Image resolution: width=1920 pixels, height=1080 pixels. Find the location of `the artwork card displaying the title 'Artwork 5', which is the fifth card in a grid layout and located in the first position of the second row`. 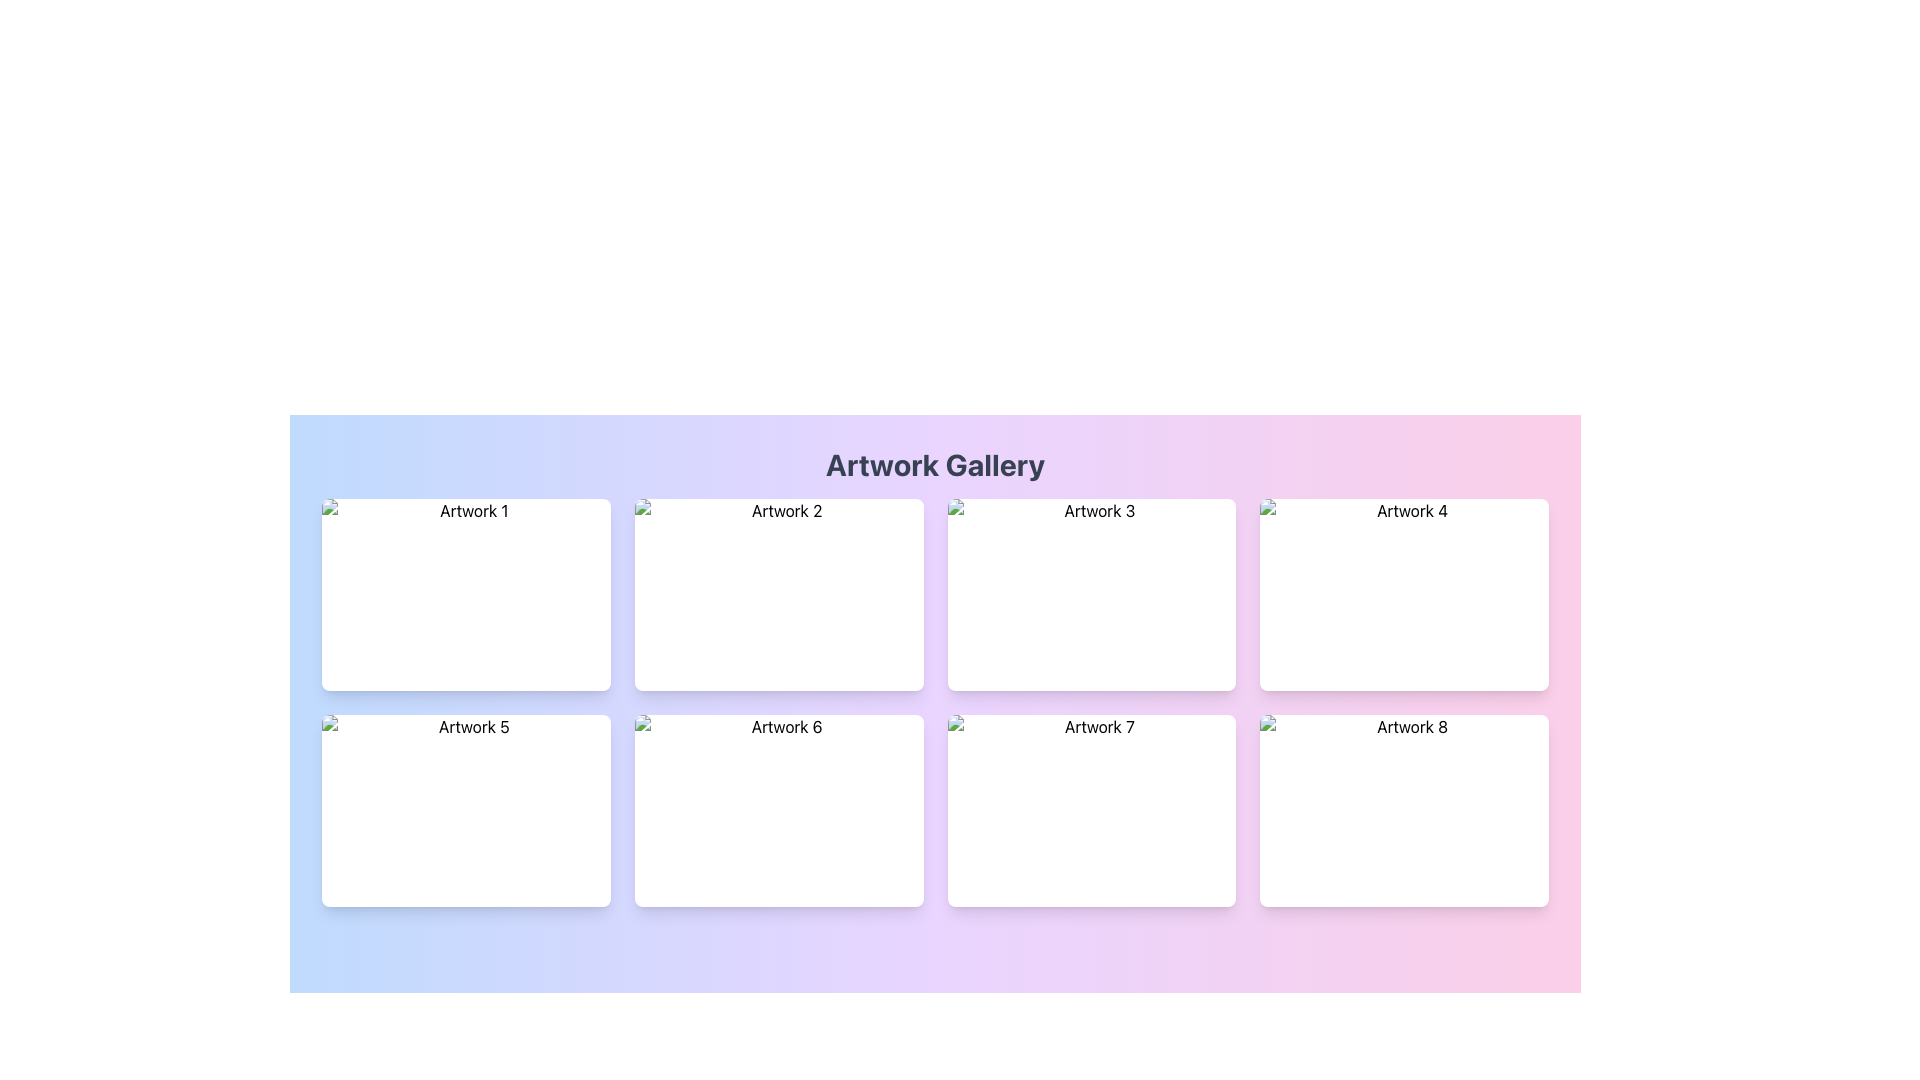

the artwork card displaying the title 'Artwork 5', which is the fifth card in a grid layout and located in the first position of the second row is located at coordinates (465, 810).